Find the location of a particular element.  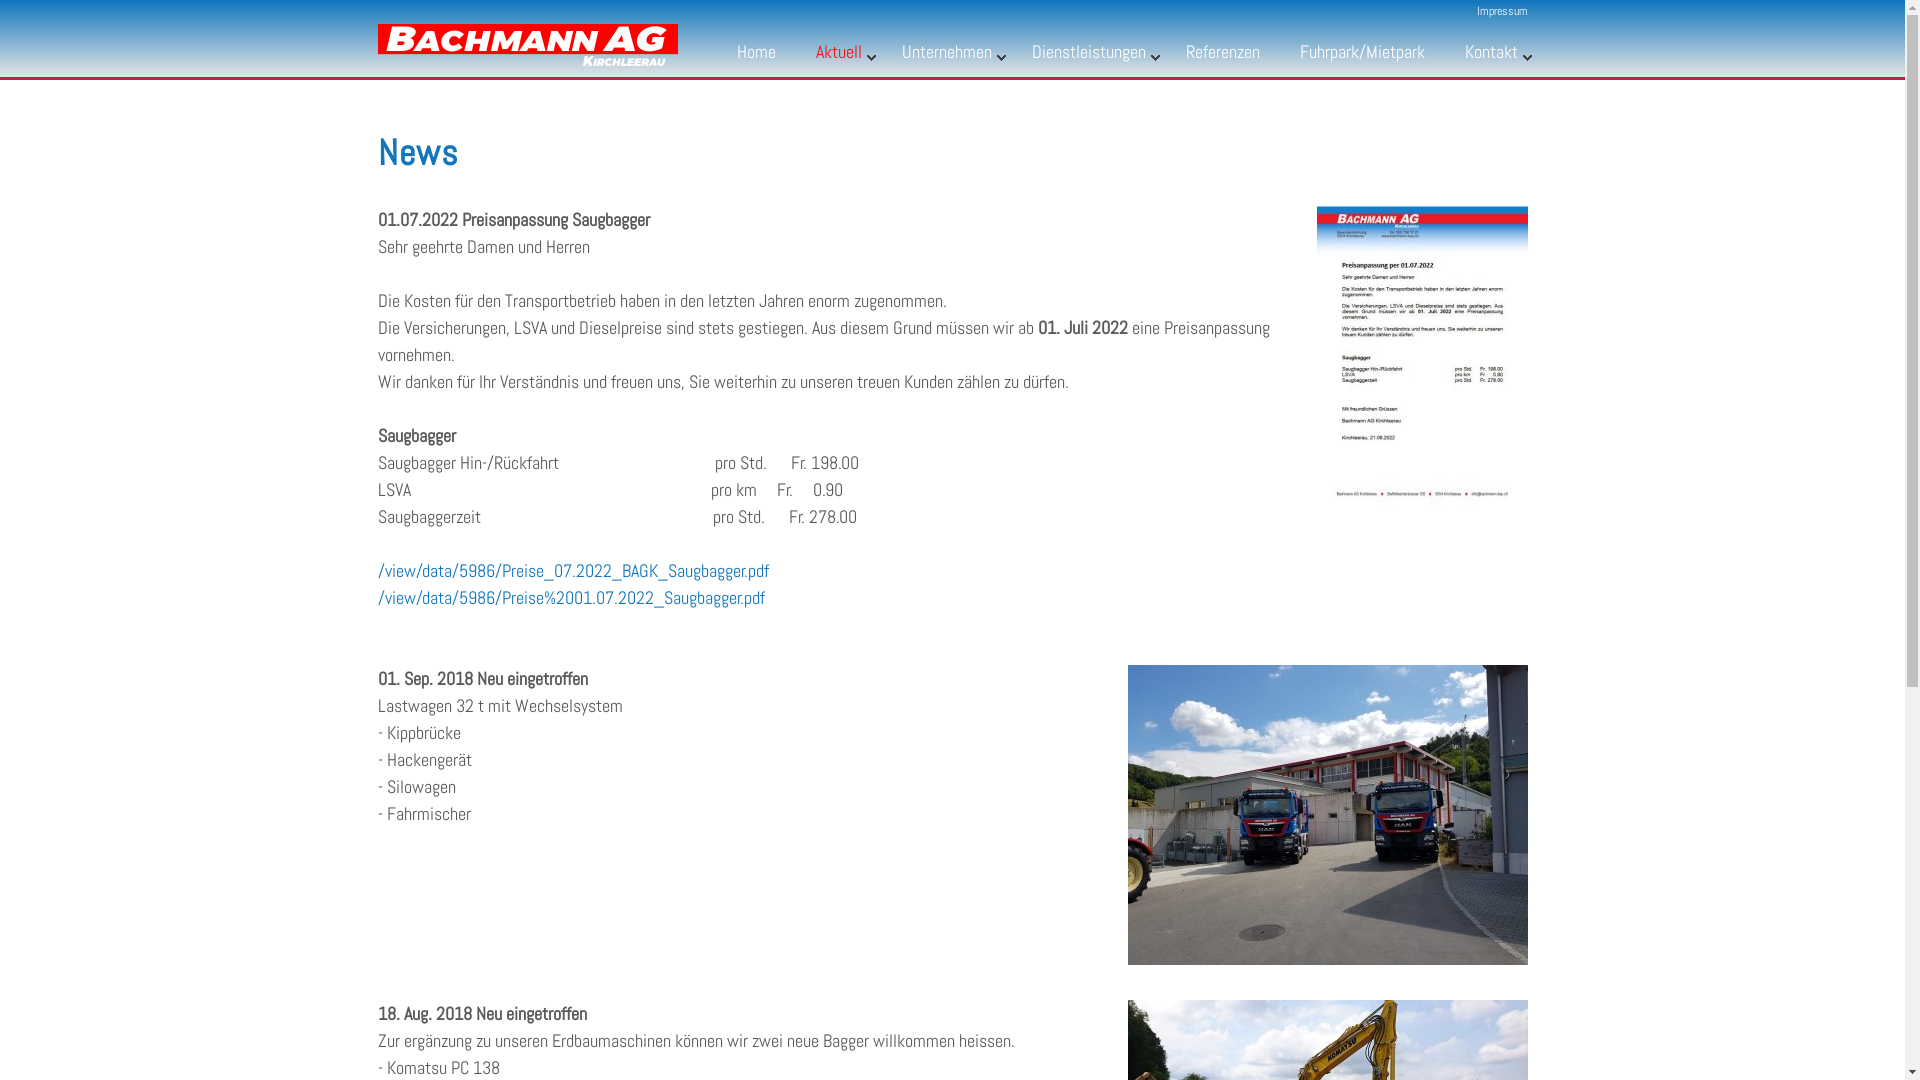

'/view/data/5986/Preise%2001.07.2022_Saugbagger.pdf' is located at coordinates (570, 596).